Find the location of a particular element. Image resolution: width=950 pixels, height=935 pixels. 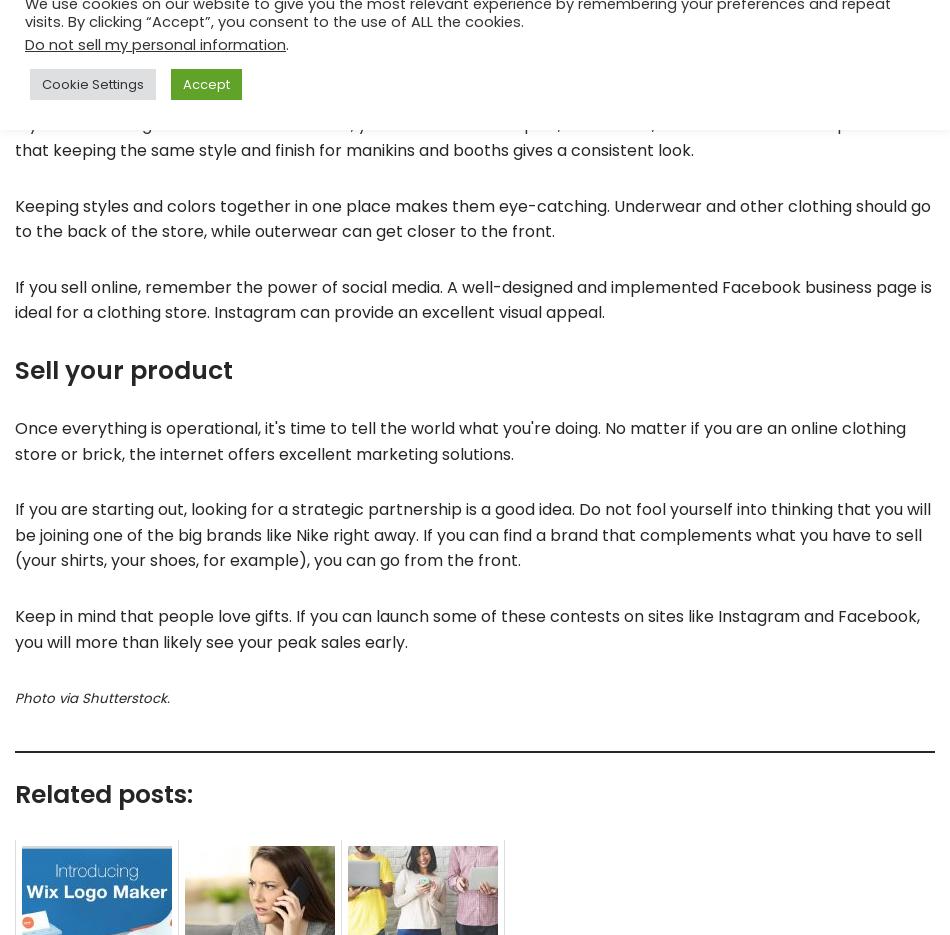

'Keep in mind that people love gifts. If you can launch some of these contests on sites like Instagram and Facebook, you will more than likely see your peak sales early.' is located at coordinates (466, 627).